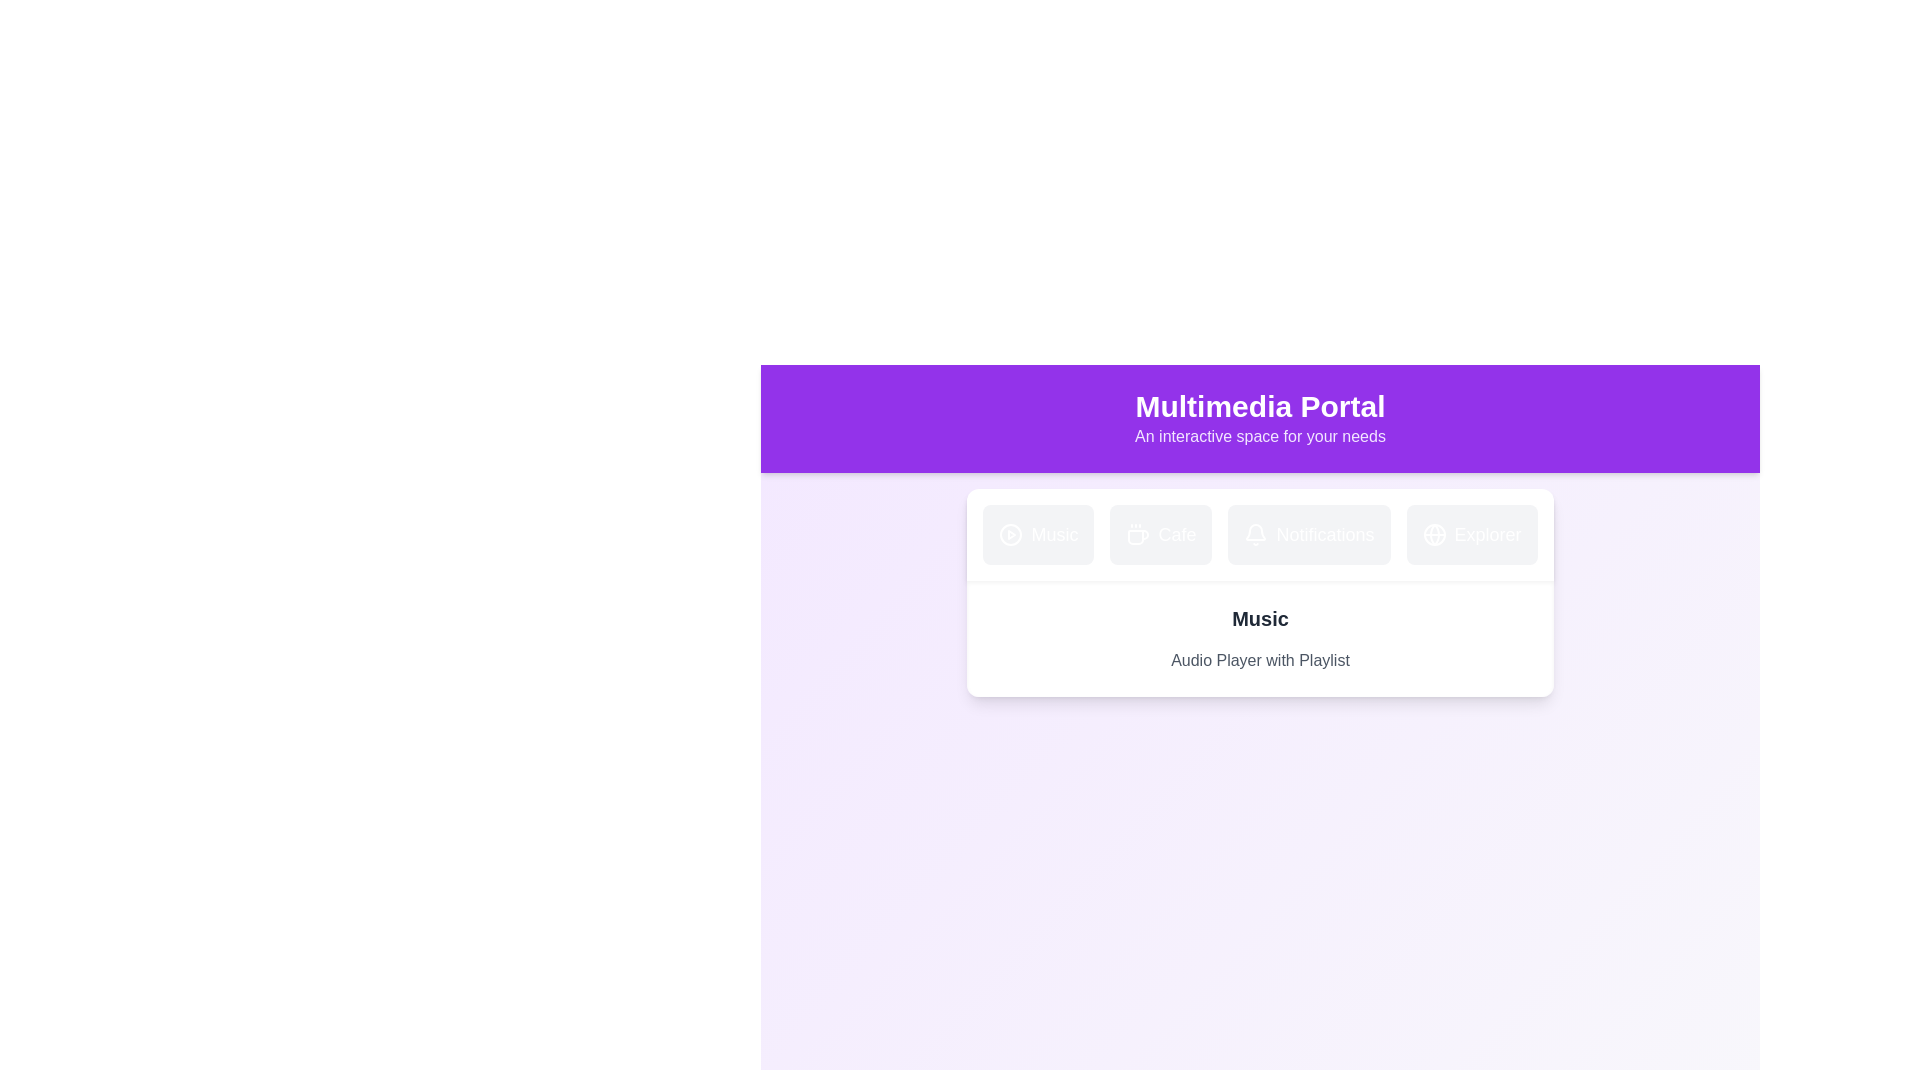 This screenshot has width=1920, height=1080. I want to click on the 'Music' Tab button, so click(1038, 534).